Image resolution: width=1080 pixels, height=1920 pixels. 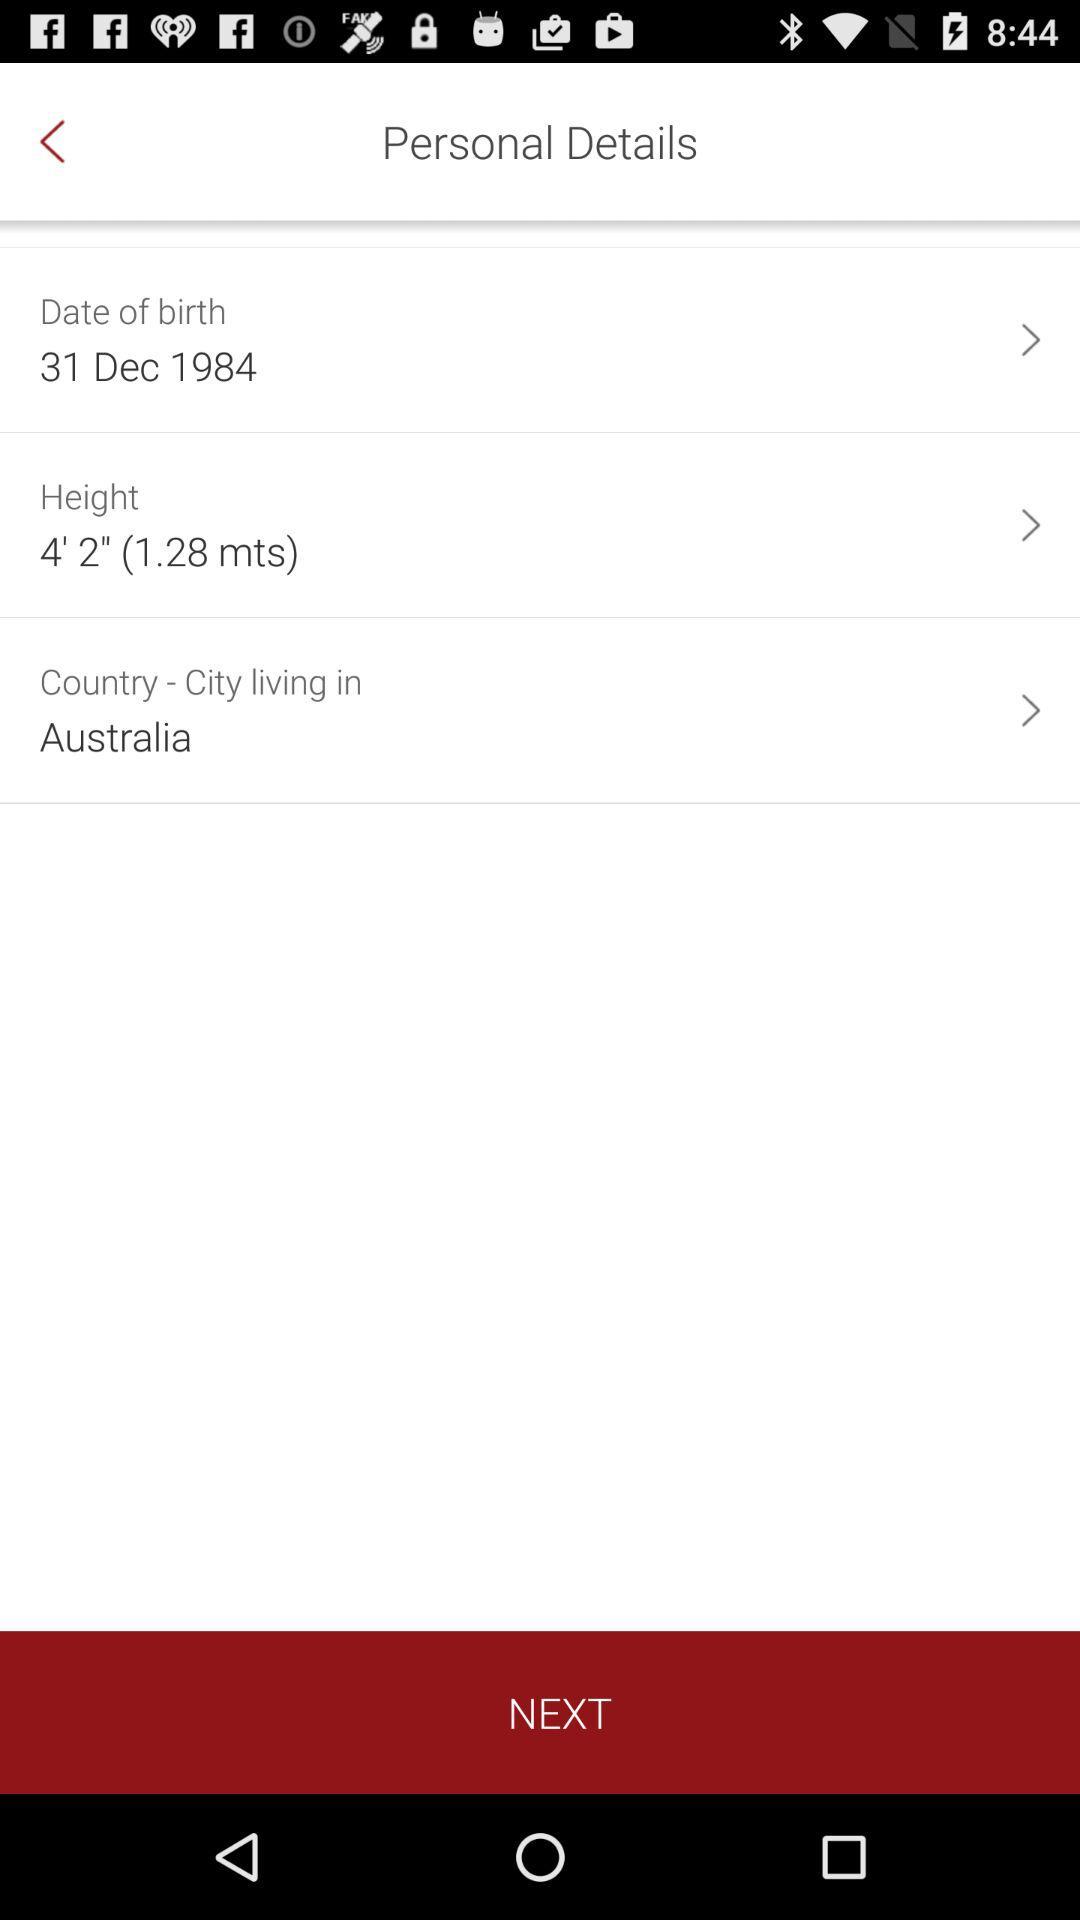 I want to click on the app to the right of 31 dec 1984 app, so click(x=1030, y=339).